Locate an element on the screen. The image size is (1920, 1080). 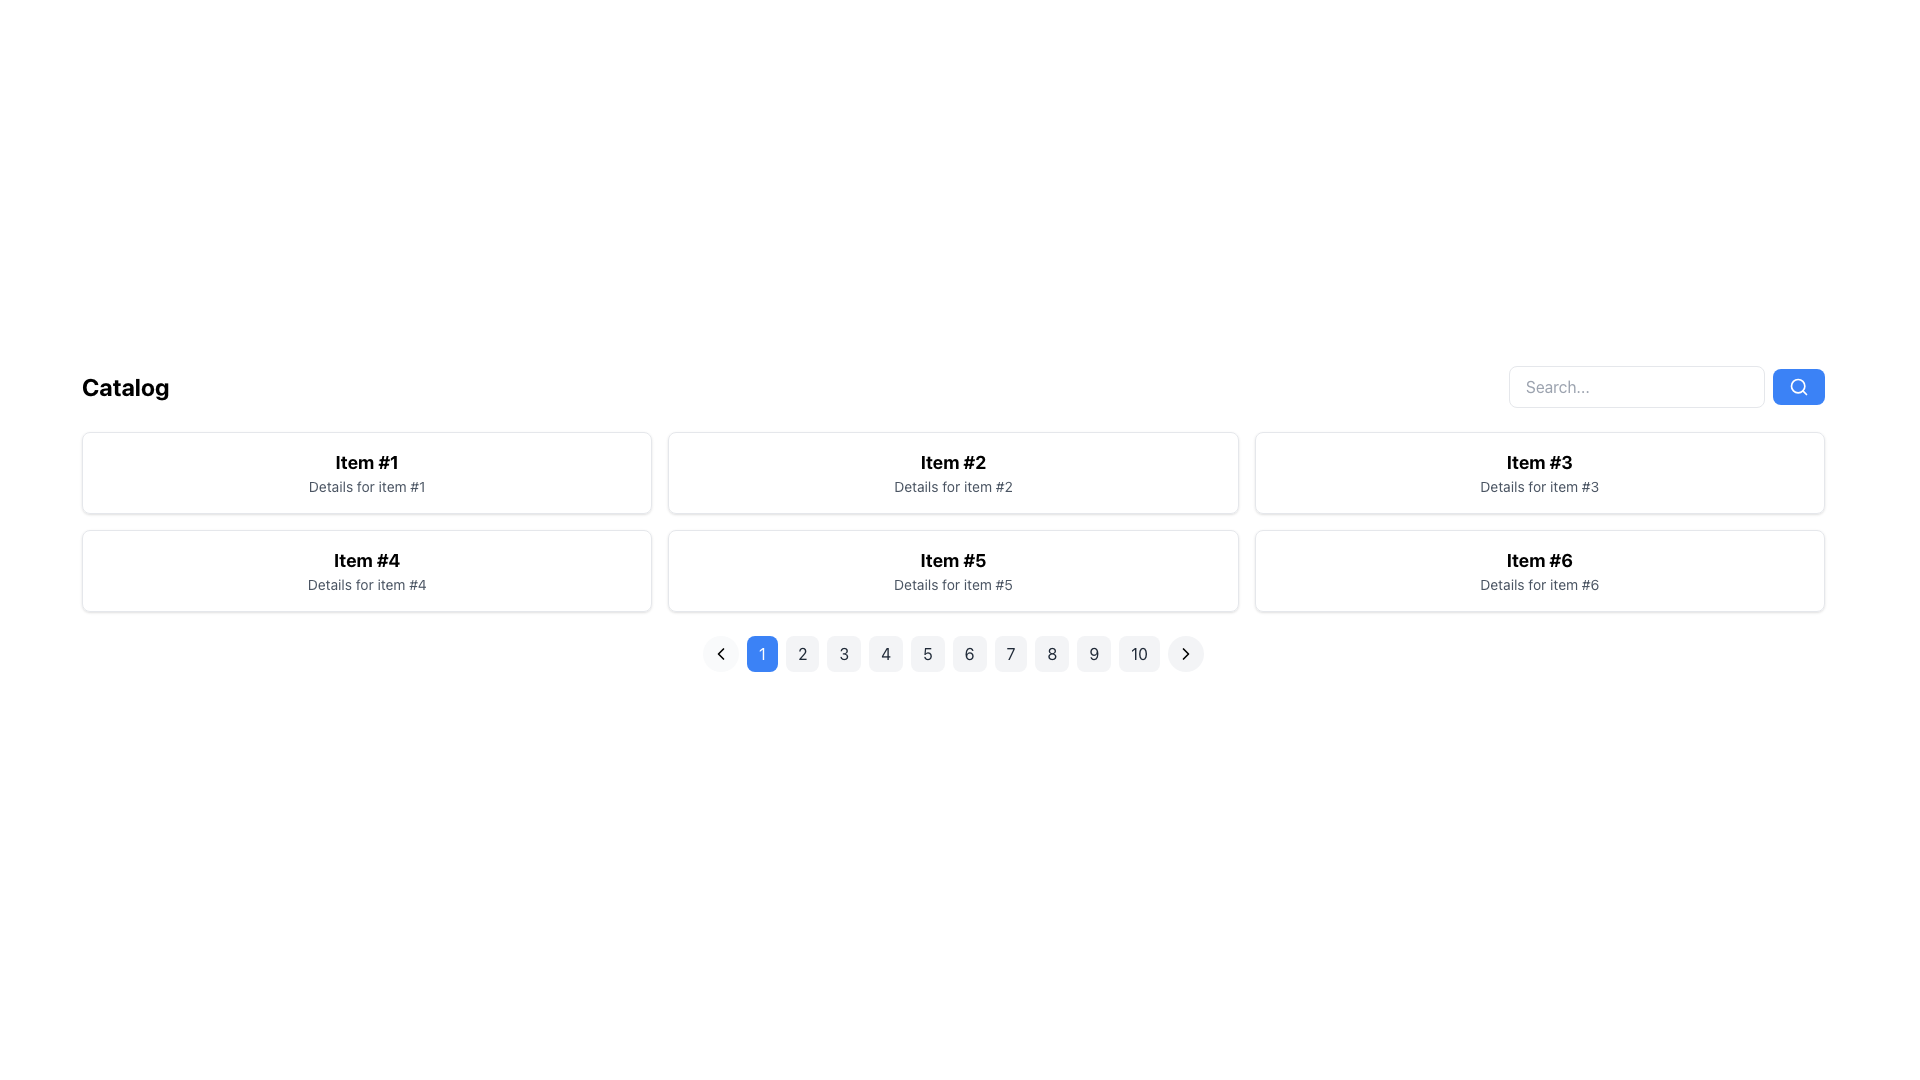
the rectangular button labeled '10' with a light gray background and bolded black font located in the pagination control bar at the bottom center of the interface is located at coordinates (1139, 654).